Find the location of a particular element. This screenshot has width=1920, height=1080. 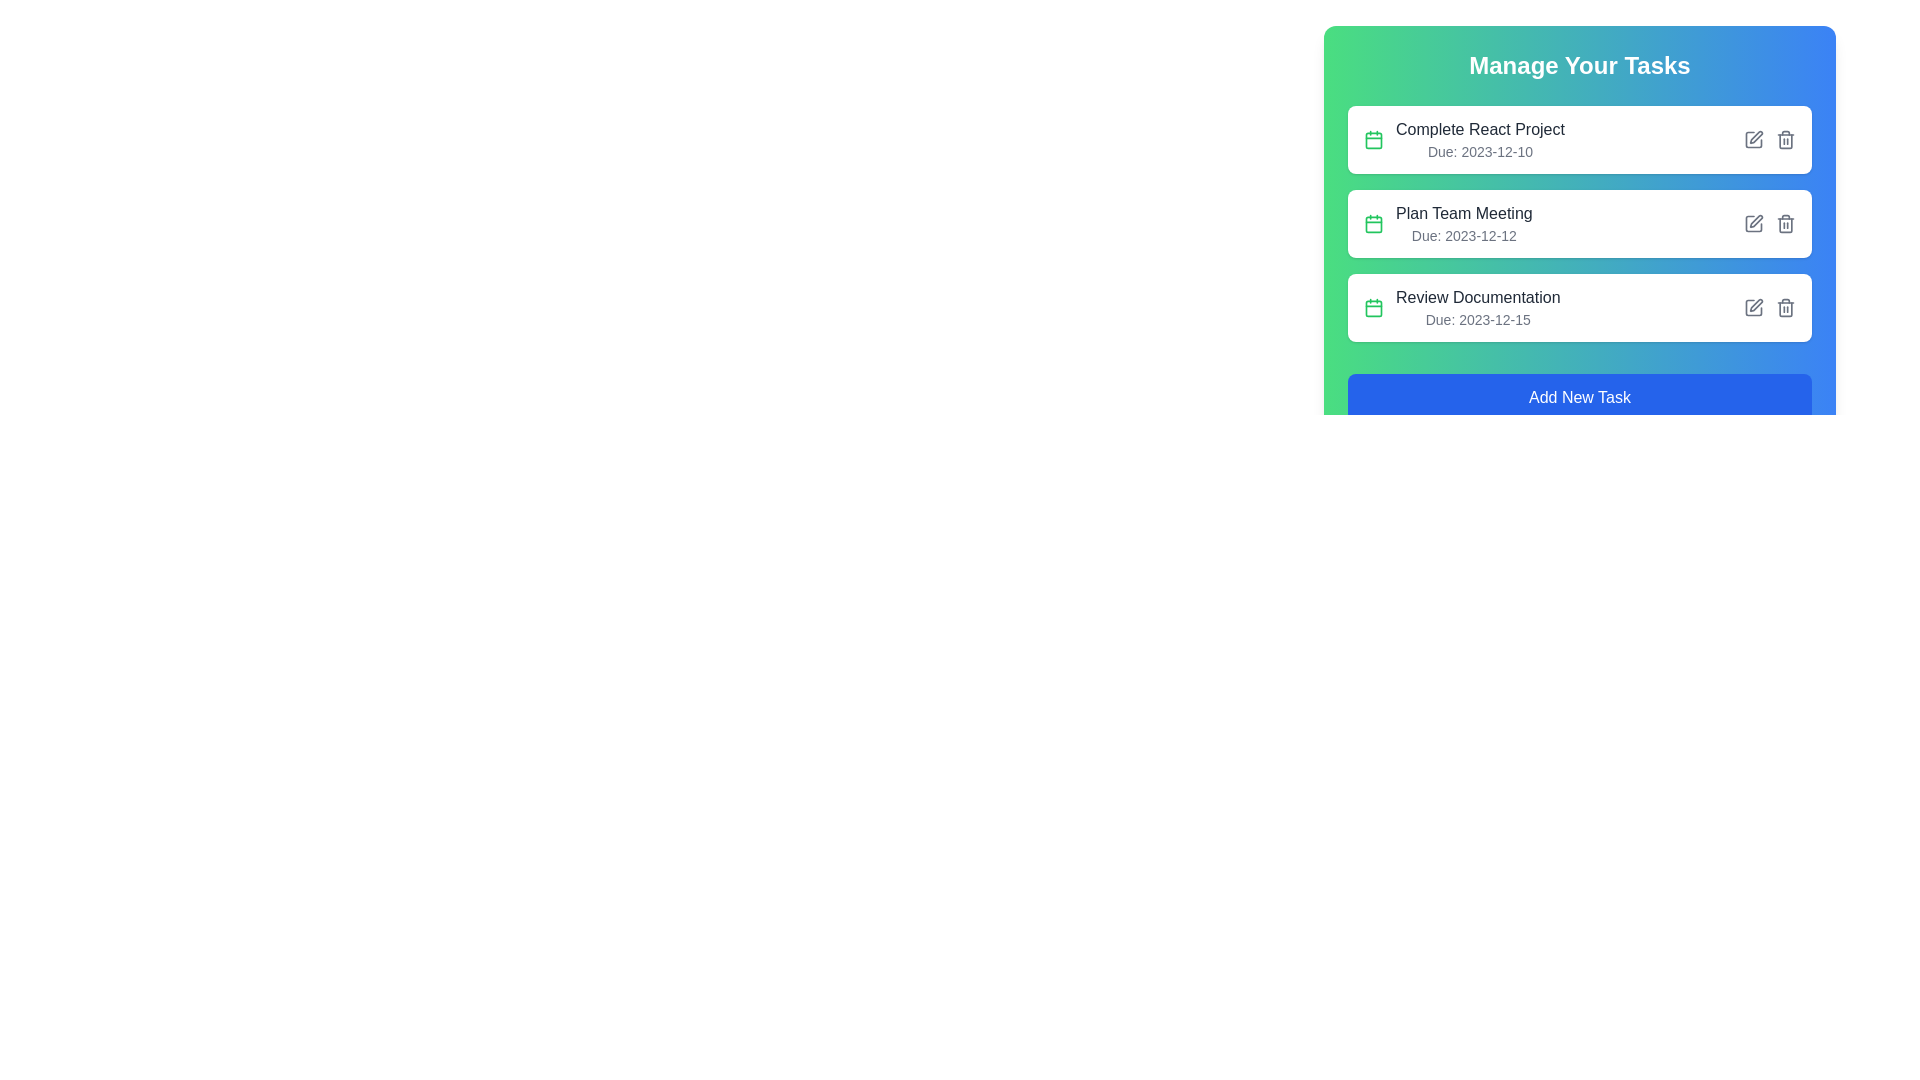

the task list item component representing the task 'Plan Team Meeting' which is located between 'Complete React Project' and 'Review Documentation' is located at coordinates (1578, 234).